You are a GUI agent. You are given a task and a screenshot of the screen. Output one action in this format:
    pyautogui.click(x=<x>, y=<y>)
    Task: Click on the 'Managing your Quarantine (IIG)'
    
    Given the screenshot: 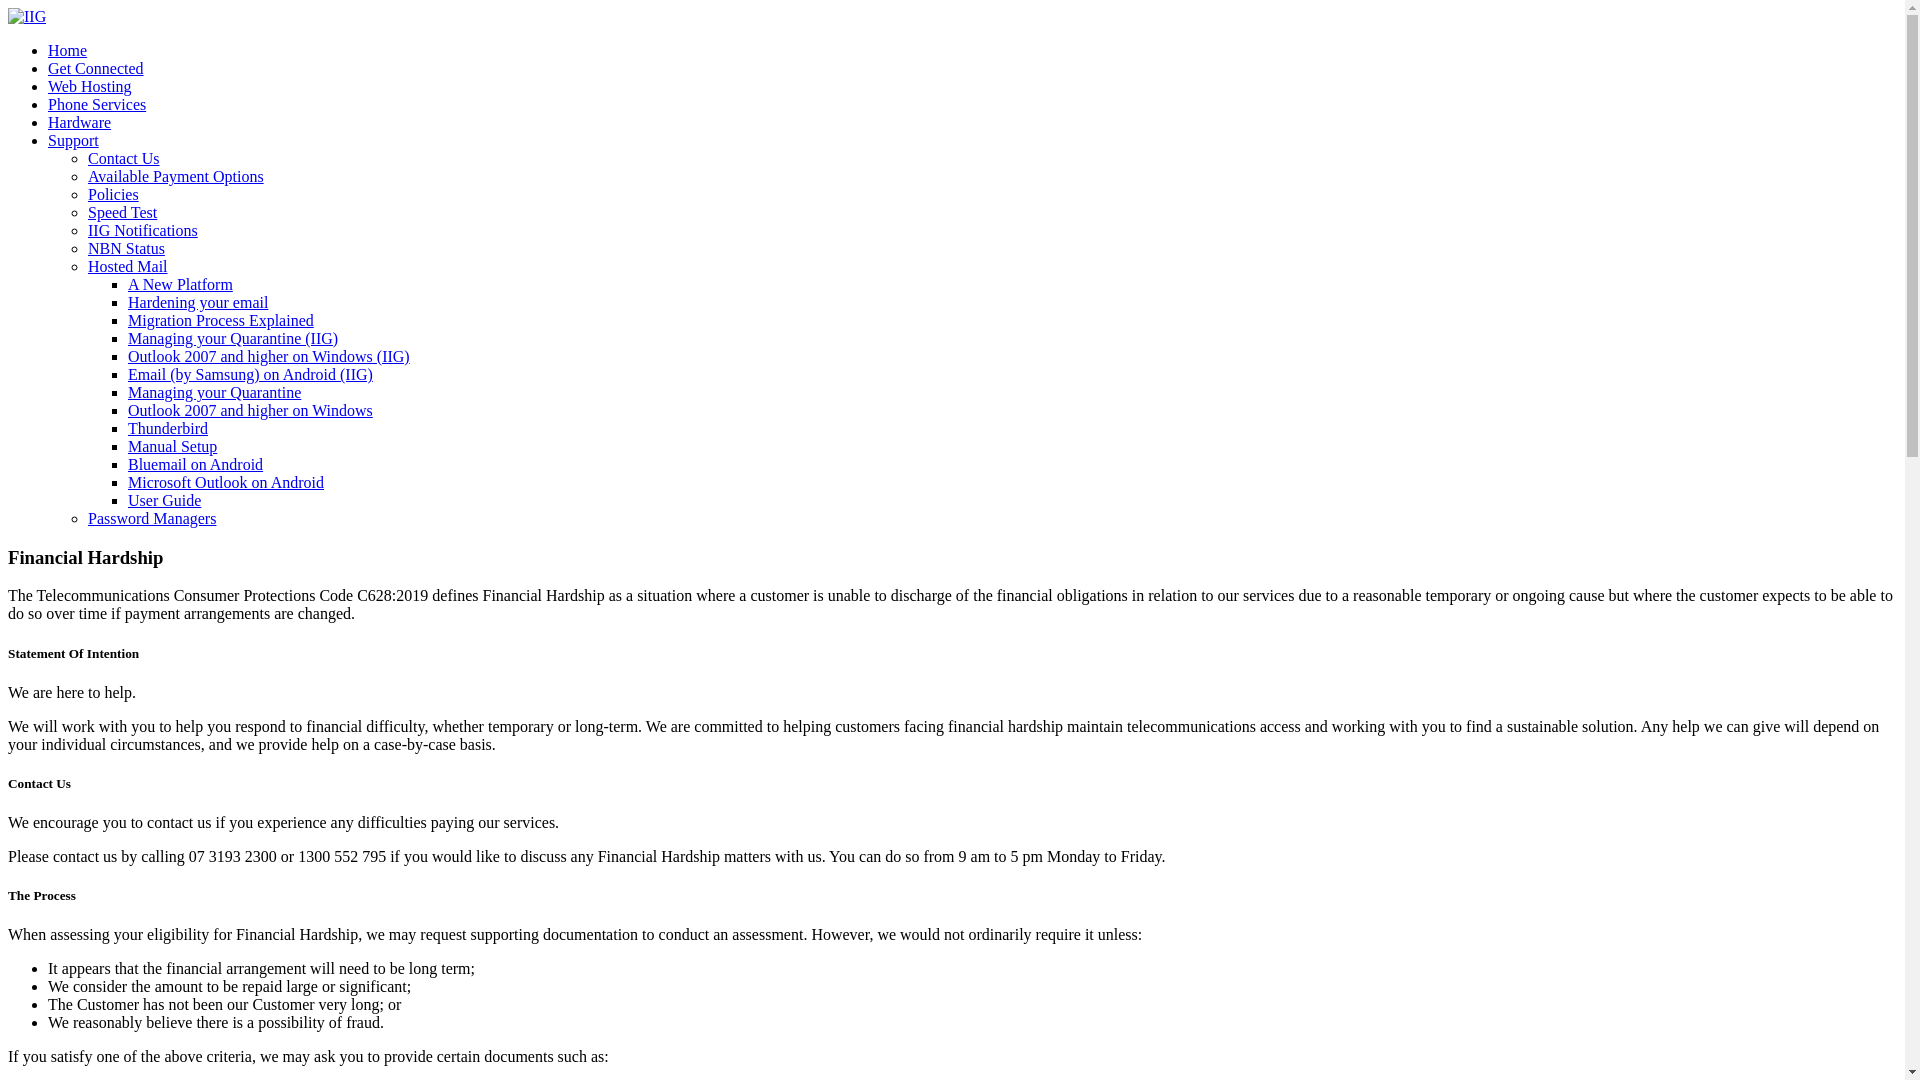 What is the action you would take?
    pyautogui.click(x=233, y=337)
    